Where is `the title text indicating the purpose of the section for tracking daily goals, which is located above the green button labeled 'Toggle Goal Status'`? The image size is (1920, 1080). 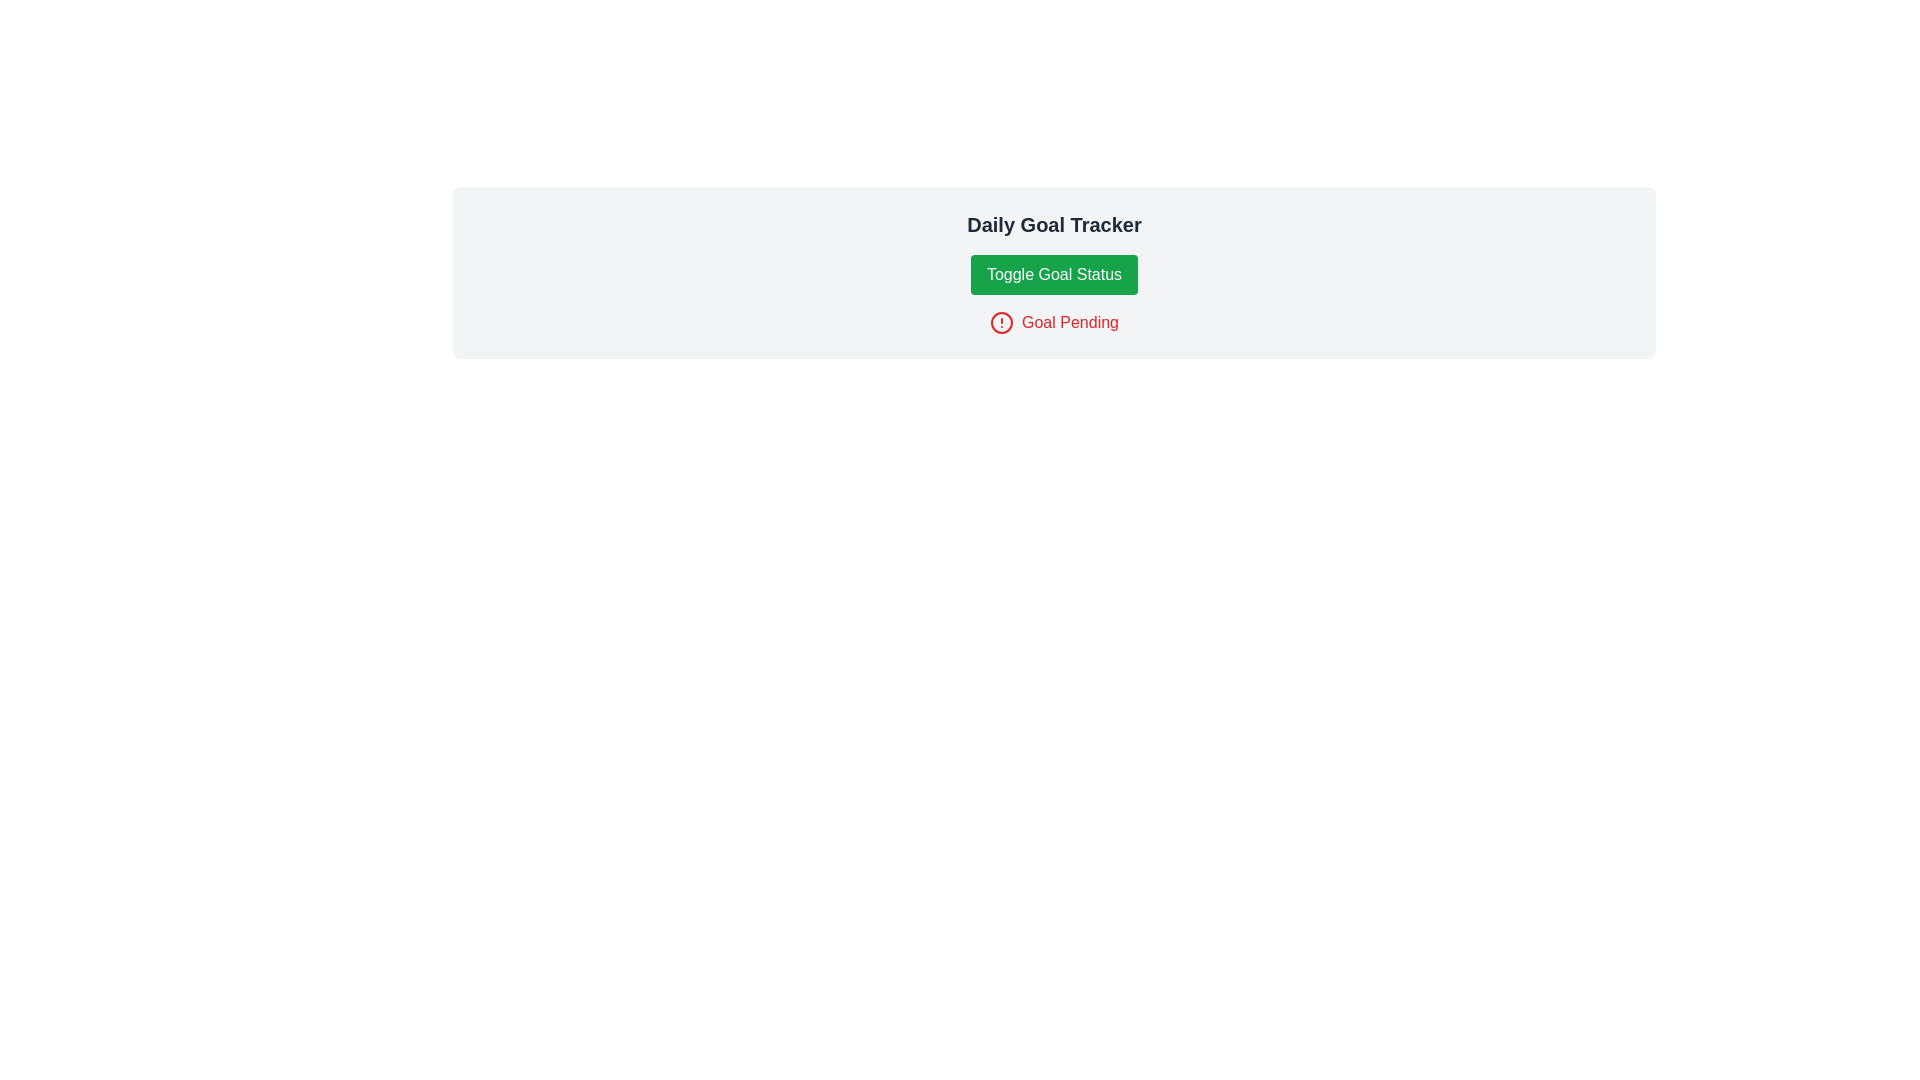 the title text indicating the purpose of the section for tracking daily goals, which is located above the green button labeled 'Toggle Goal Status' is located at coordinates (1053, 224).